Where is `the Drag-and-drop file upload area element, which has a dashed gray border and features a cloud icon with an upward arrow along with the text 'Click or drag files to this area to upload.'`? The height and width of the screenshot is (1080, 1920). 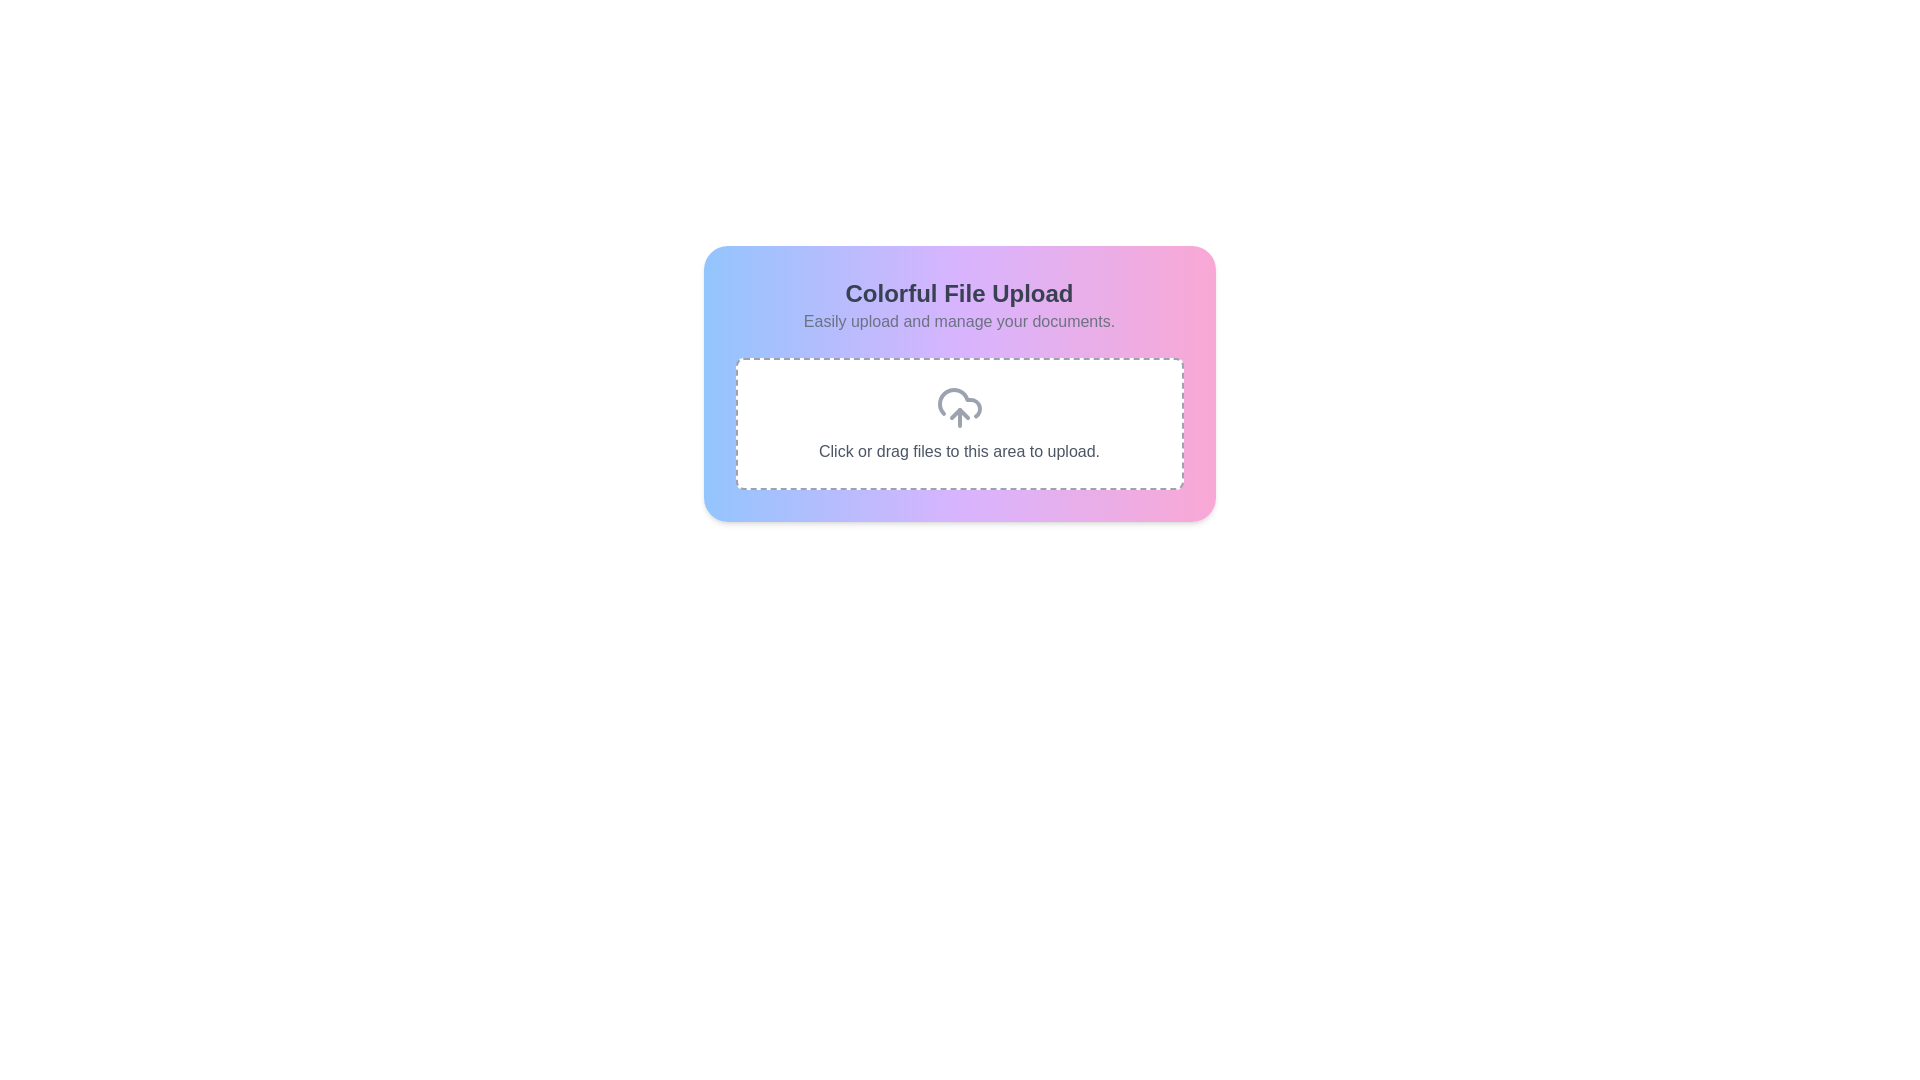 the Drag-and-drop file upload area element, which has a dashed gray border and features a cloud icon with an upward arrow along with the text 'Click or drag files to this area to upload.' is located at coordinates (958, 423).